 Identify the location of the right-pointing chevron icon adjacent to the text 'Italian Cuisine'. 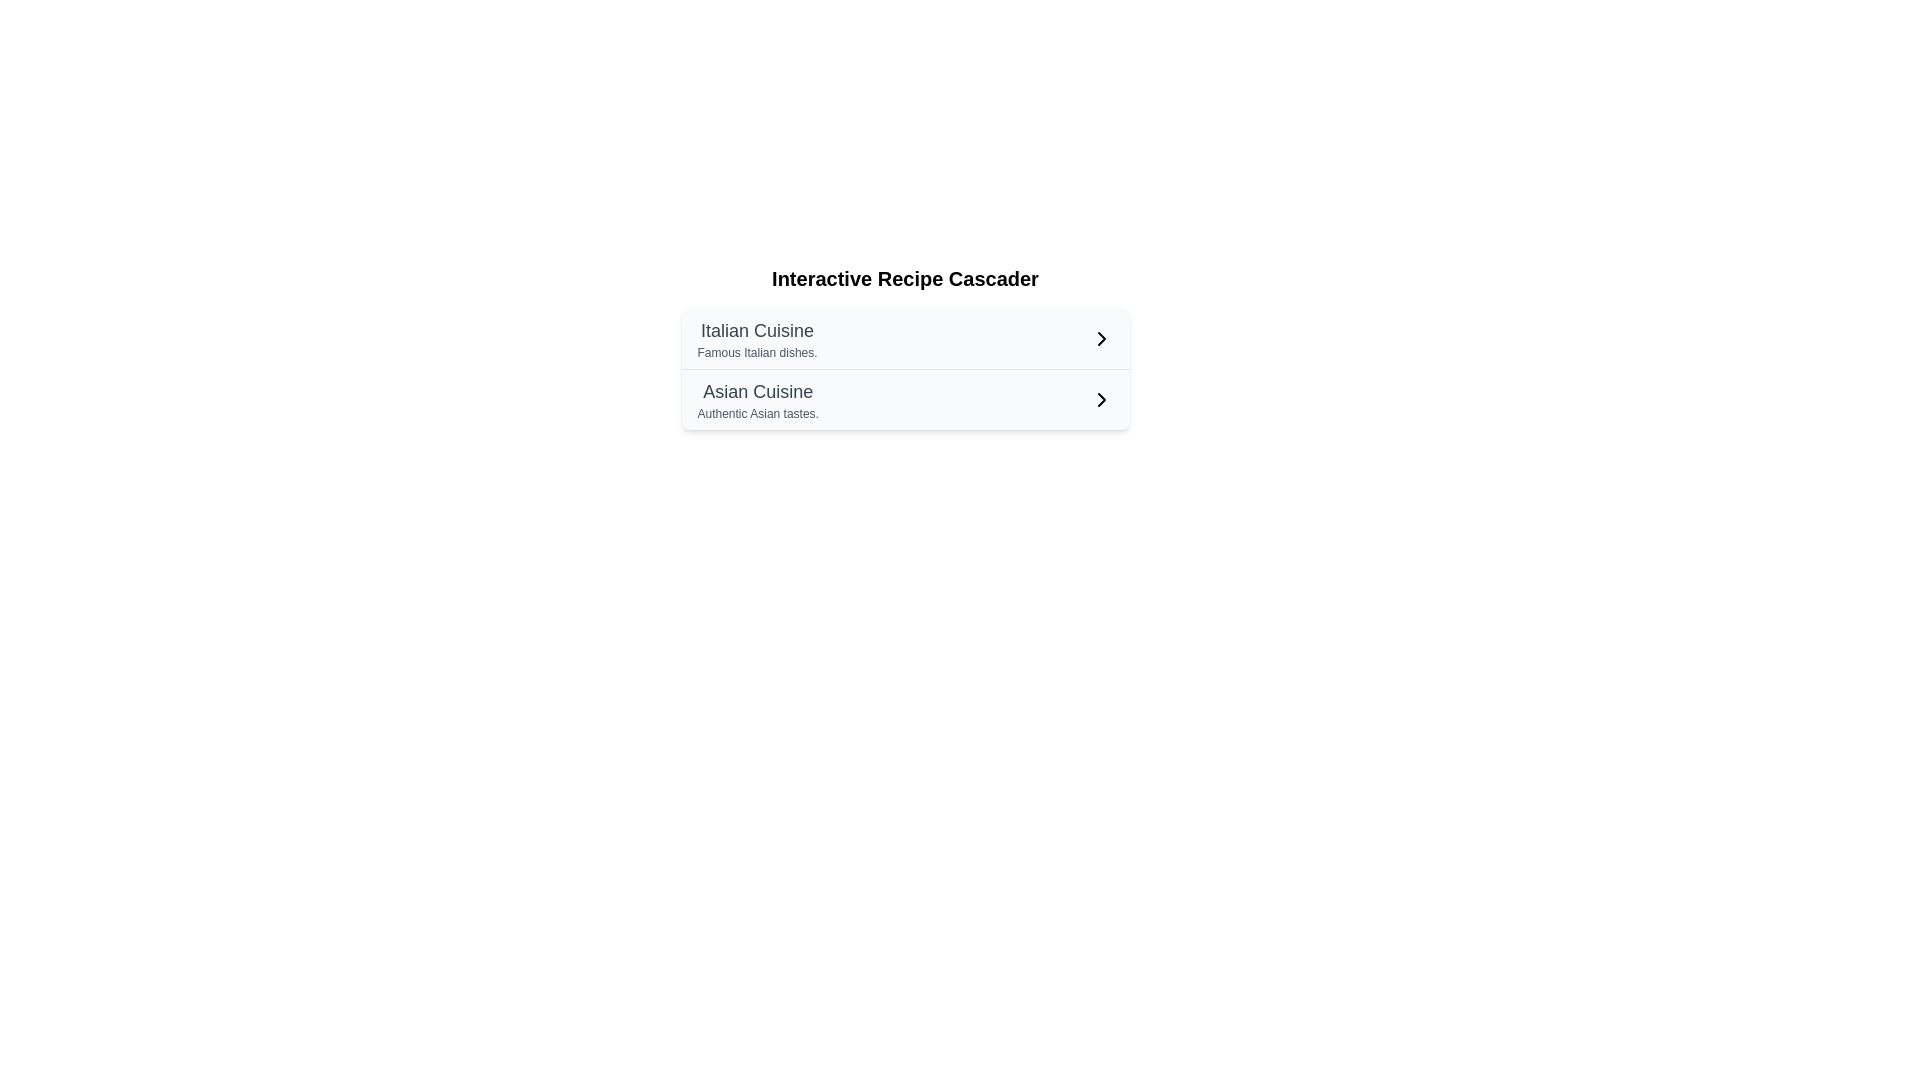
(1100, 338).